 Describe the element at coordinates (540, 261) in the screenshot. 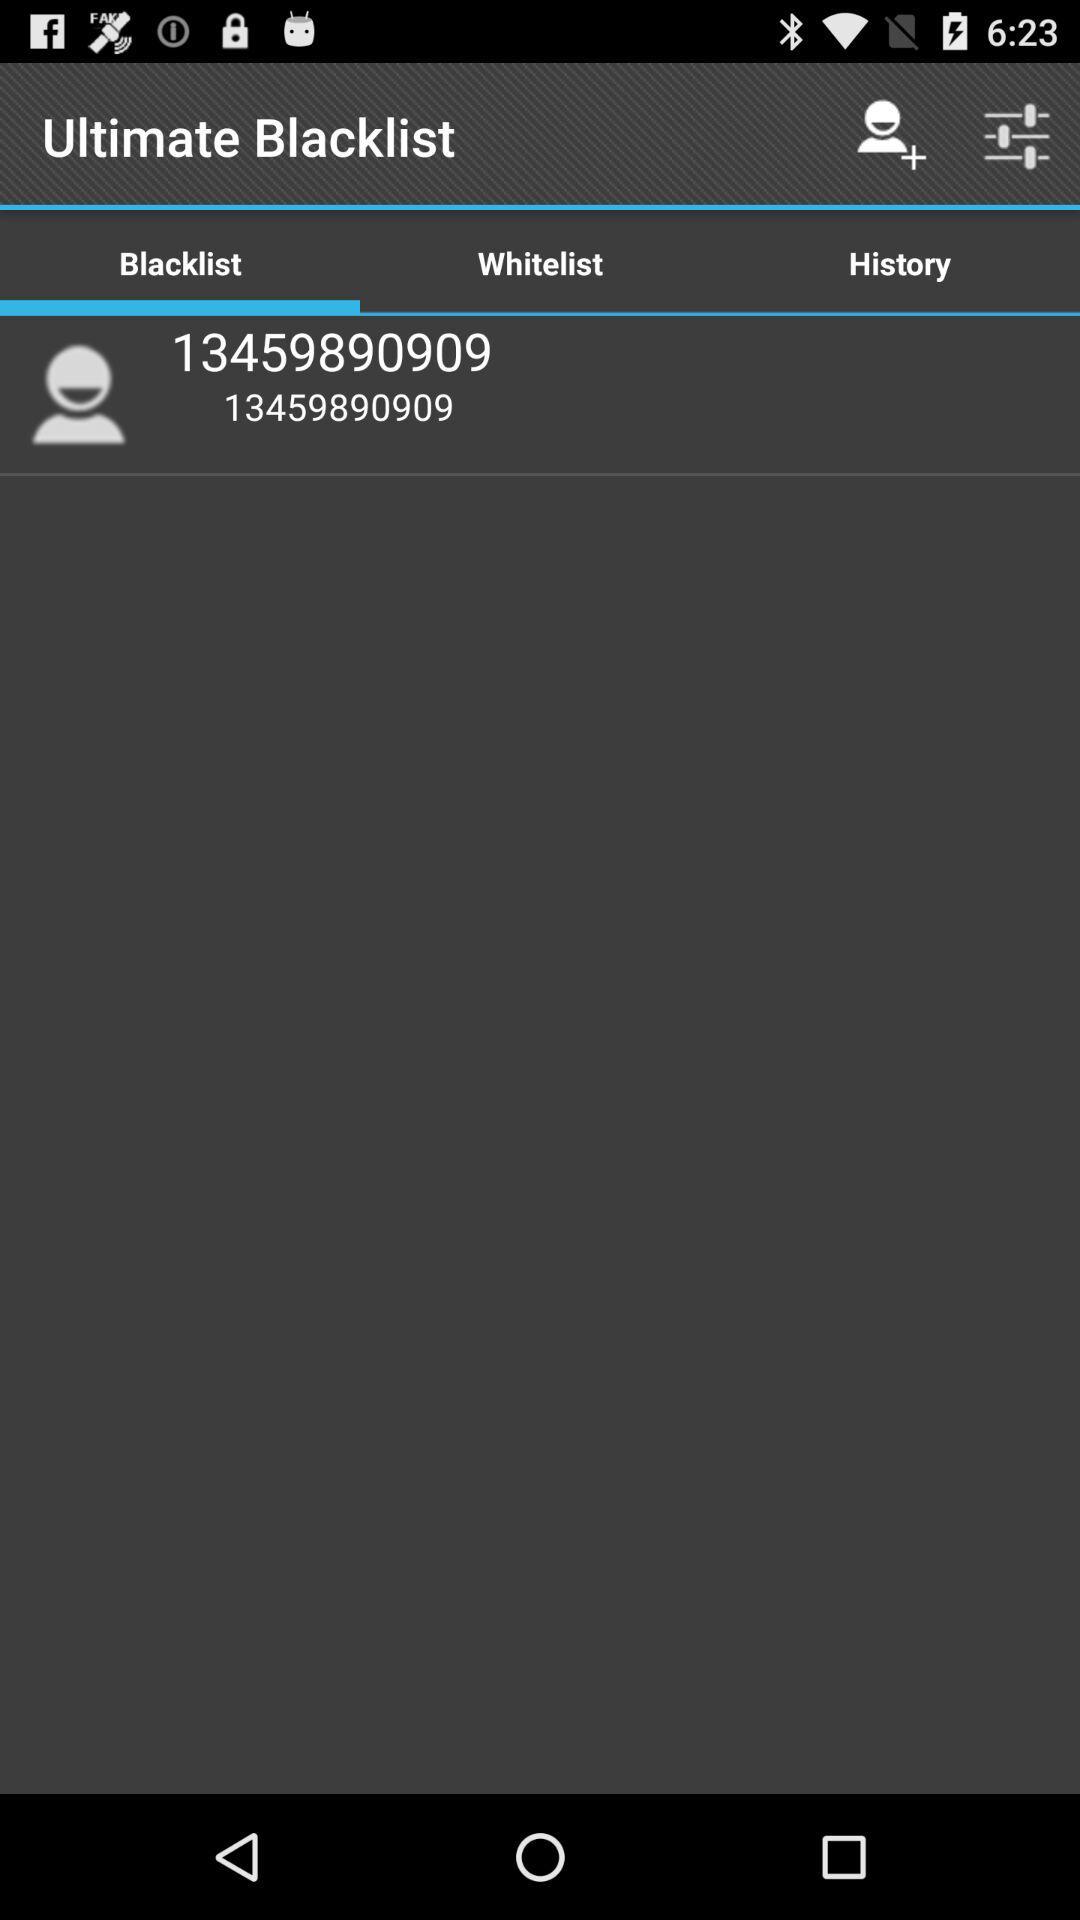

I see `icon above the 13459890909 item` at that location.